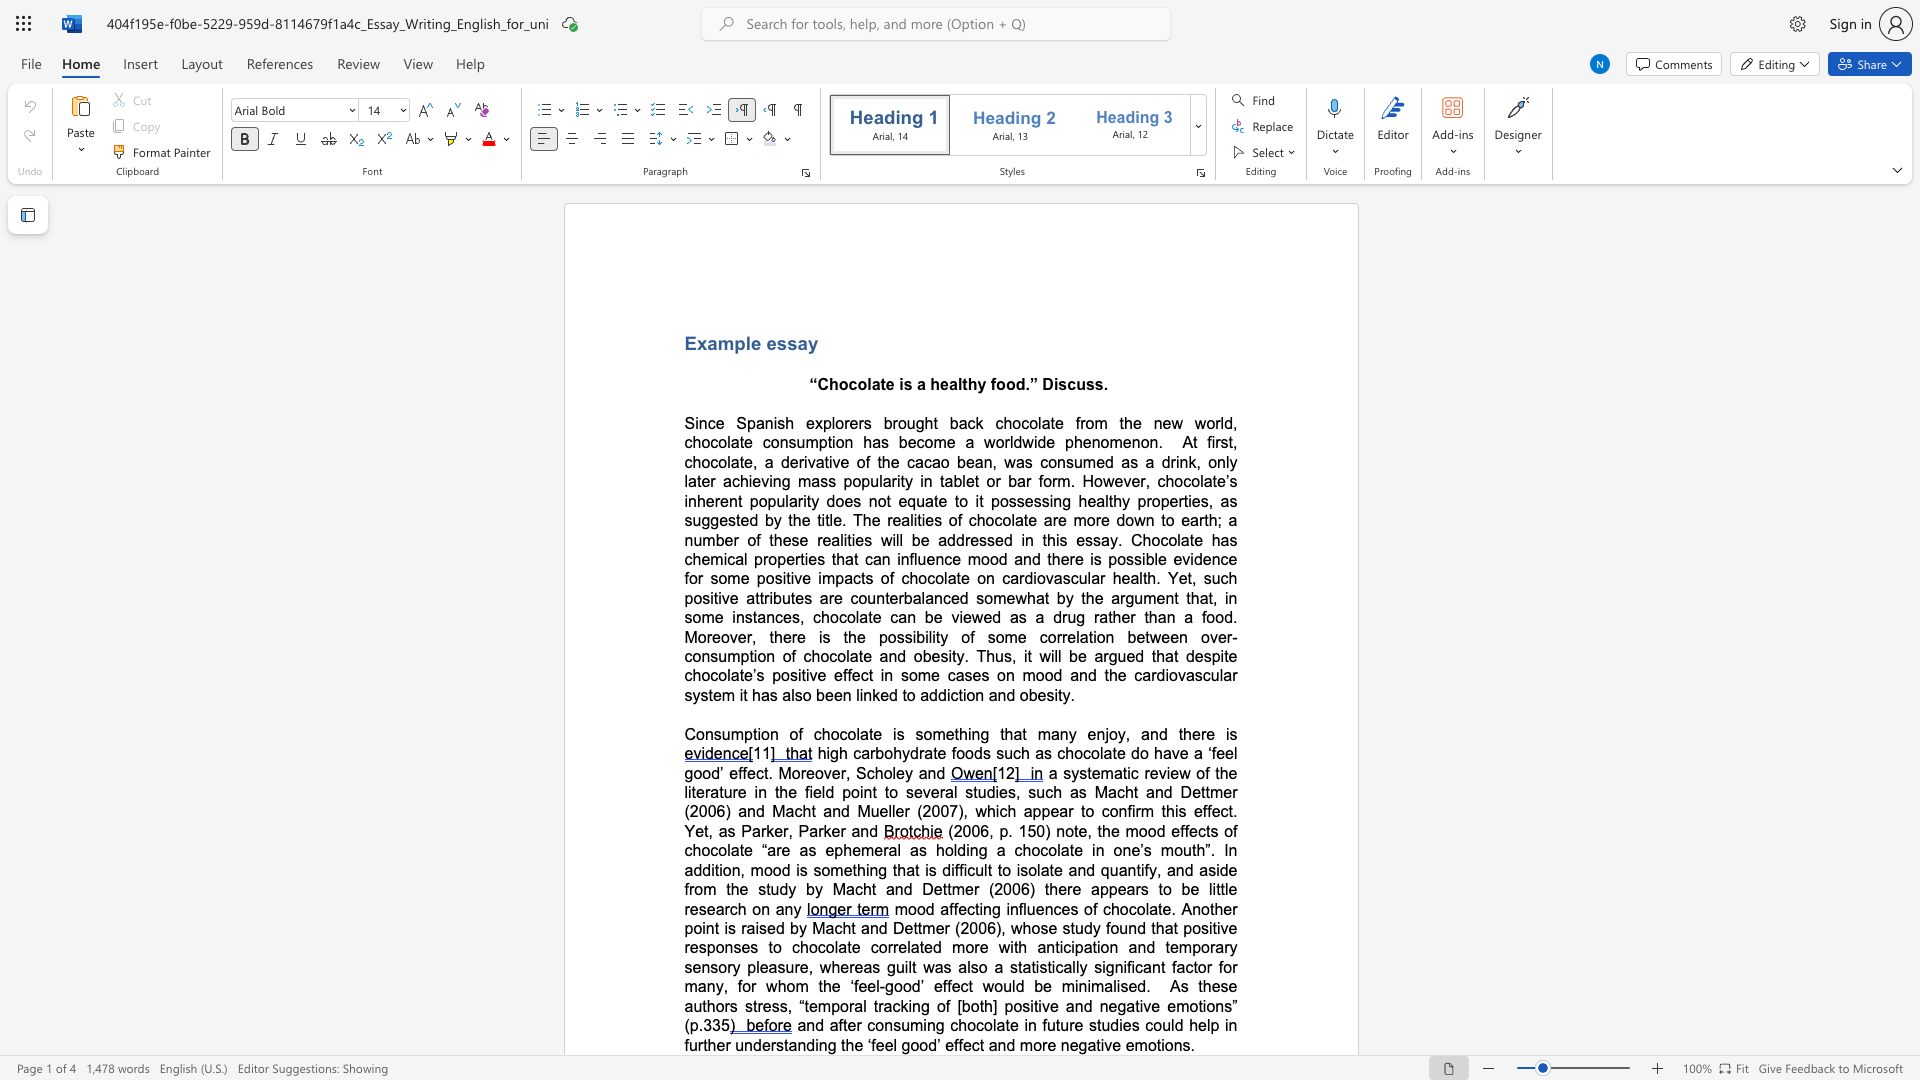 The height and width of the screenshot is (1080, 1920). I want to click on the subset text "g o" within the text "As these authors stress, “temporal tracking of [both] positive and negative emotions” (p.335", so click(920, 1006).